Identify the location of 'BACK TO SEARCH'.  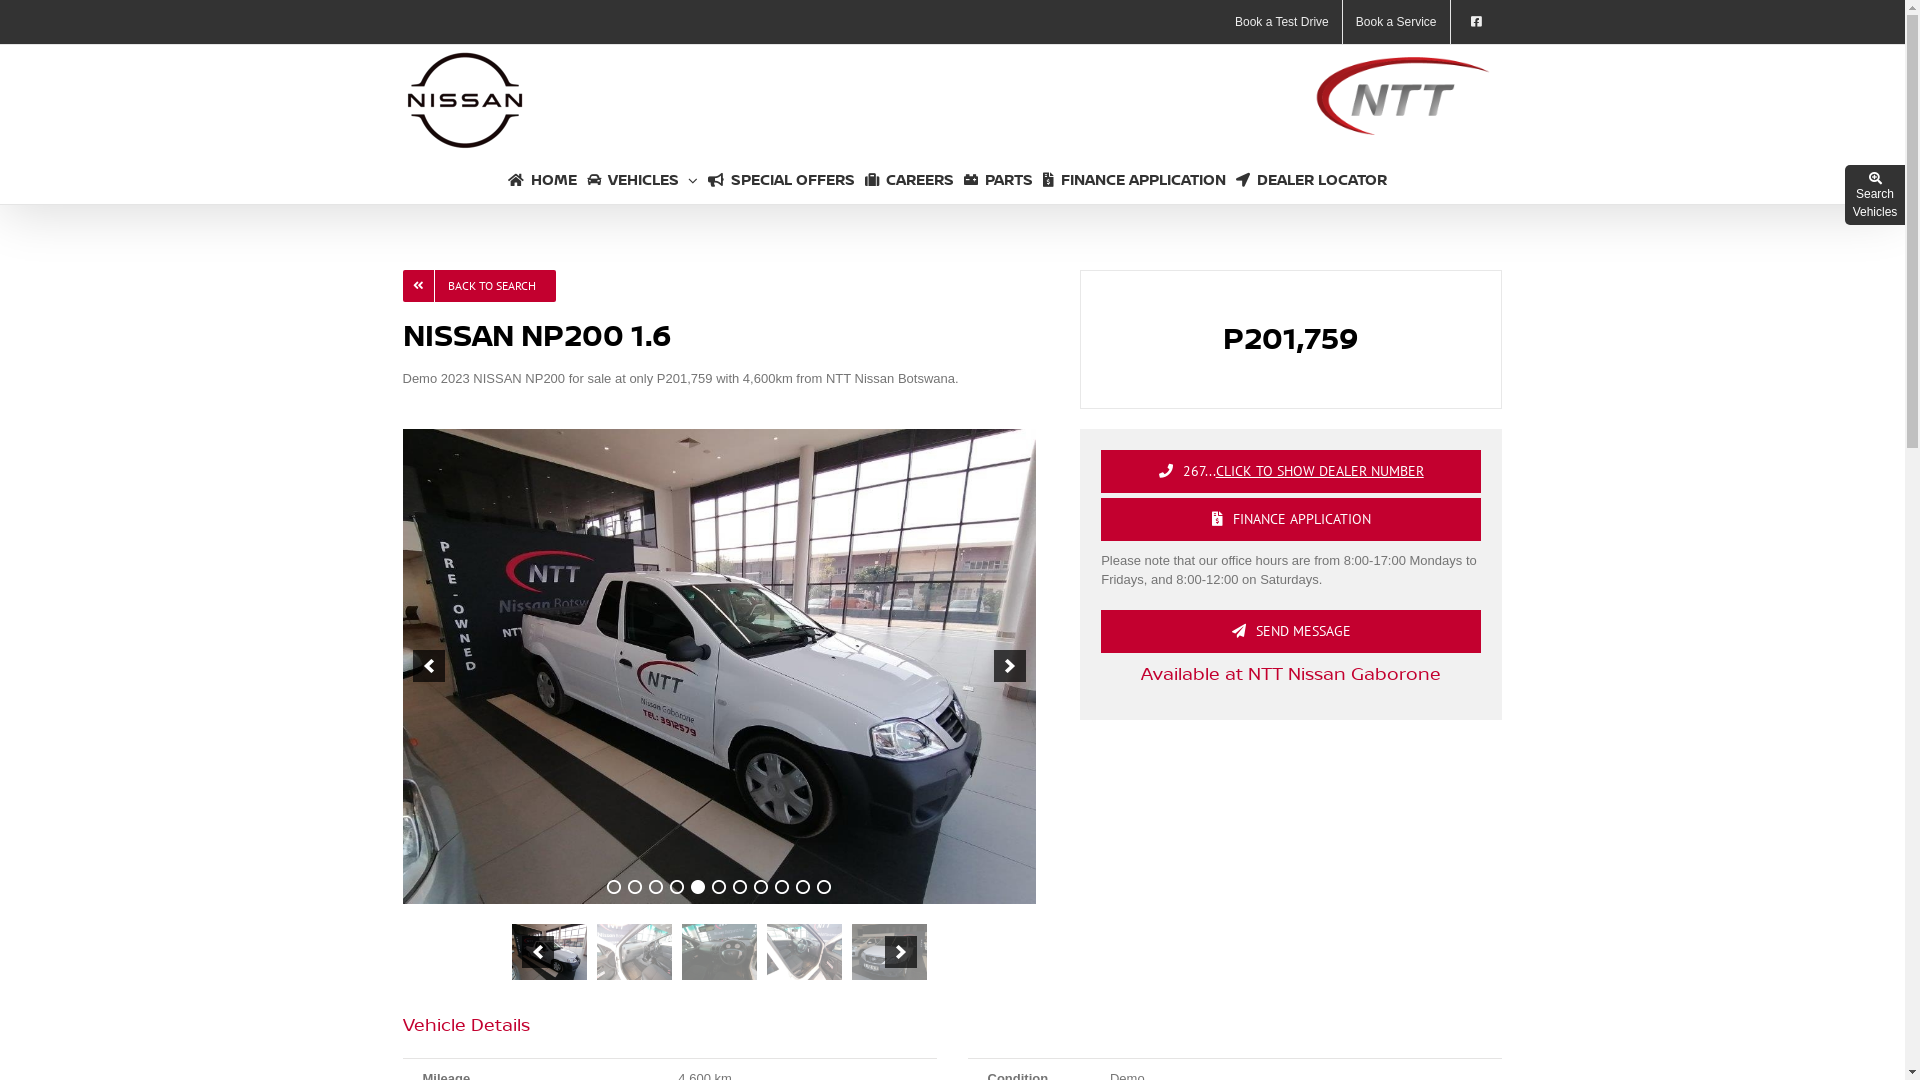
(477, 285).